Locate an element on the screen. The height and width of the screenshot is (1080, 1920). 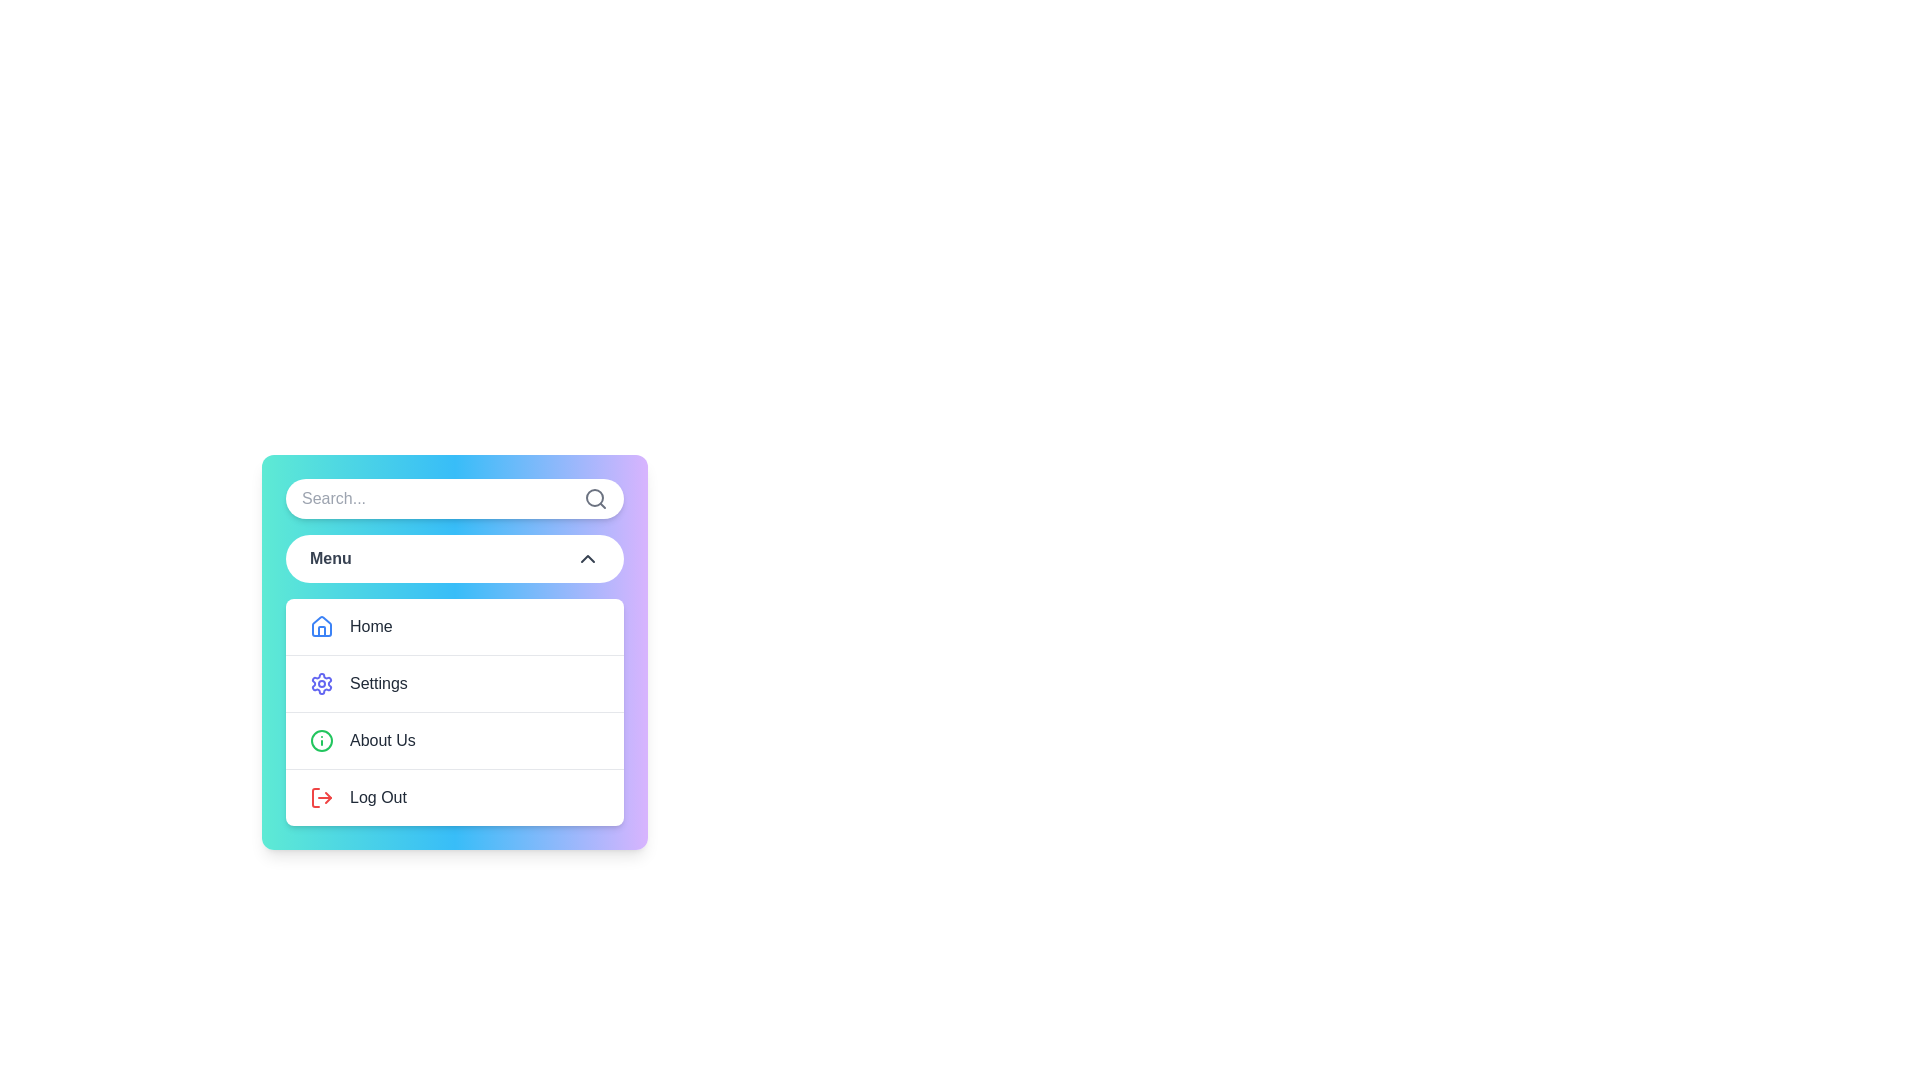
the SVG circle element with a green stroke located at the center of the 'About Us' menu option in the dropdown menu is located at coordinates (321, 740).